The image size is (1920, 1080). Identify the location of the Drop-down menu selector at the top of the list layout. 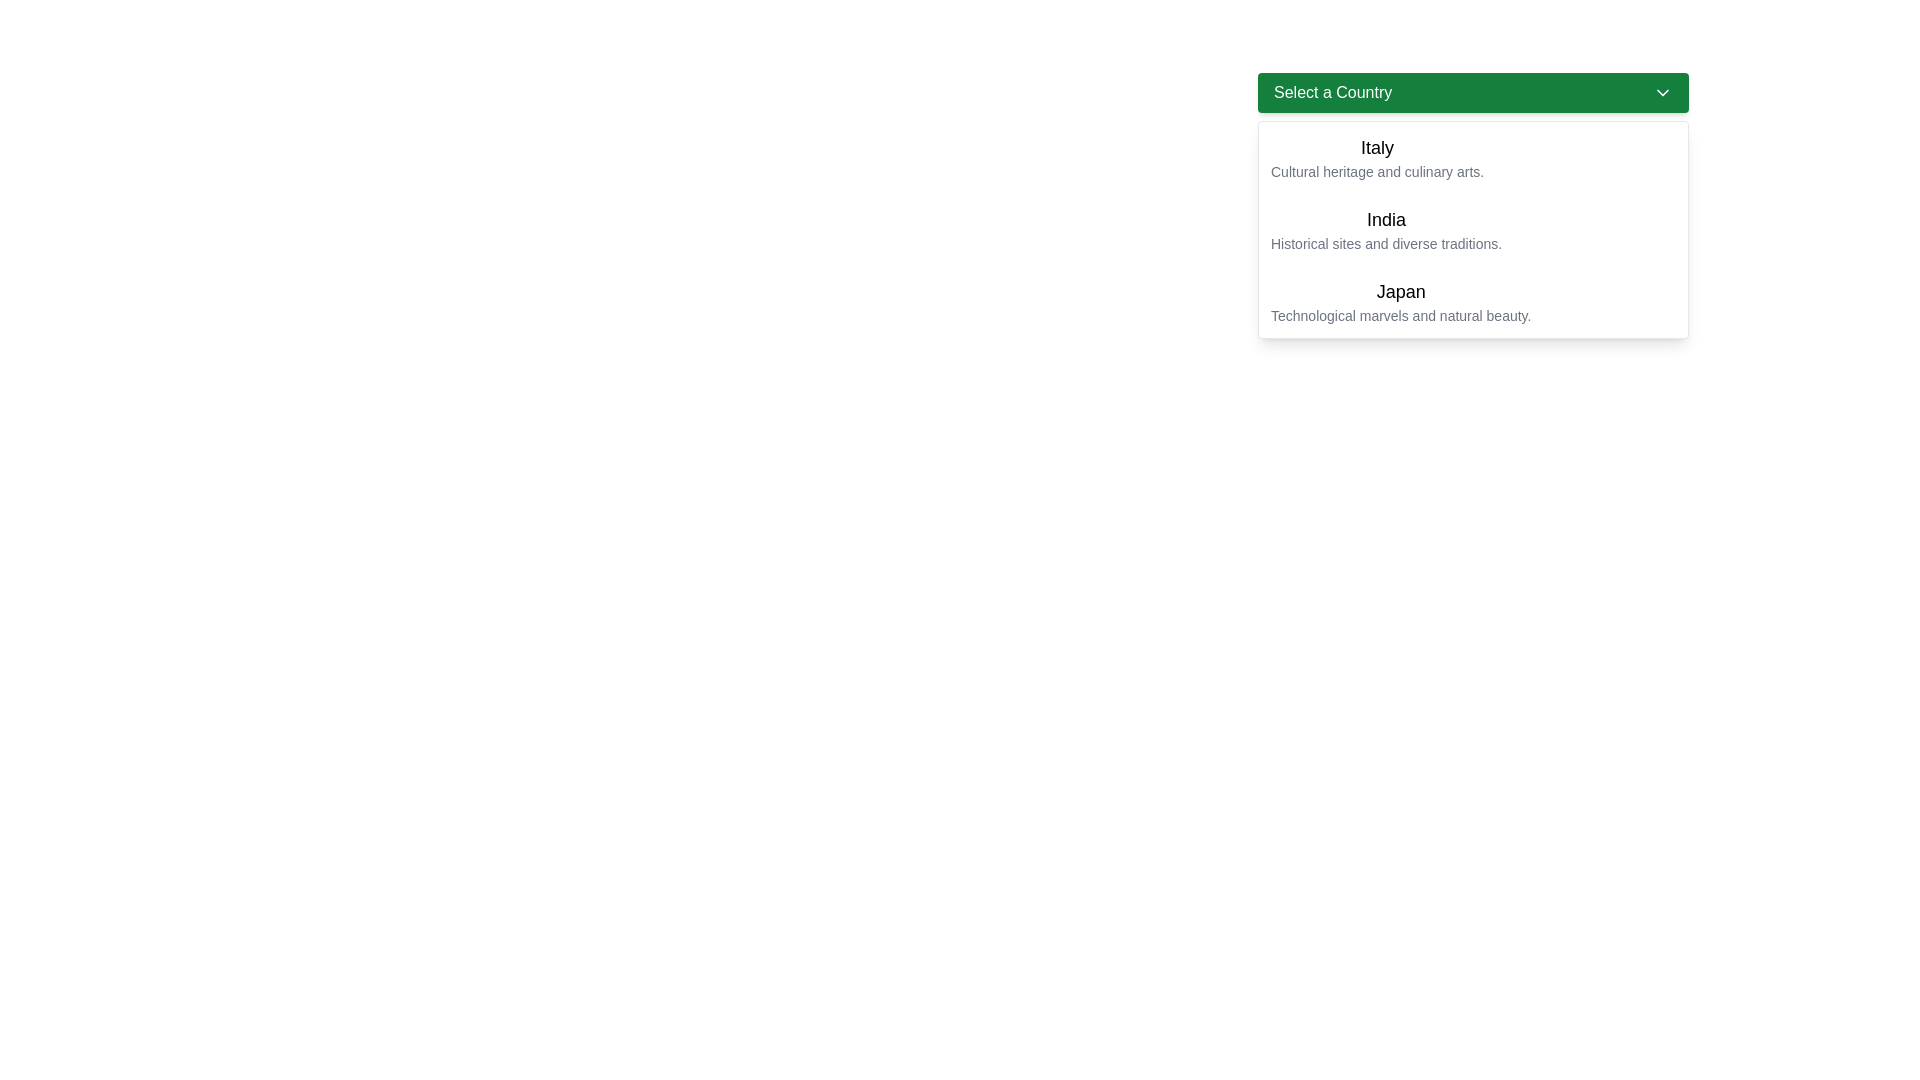
(1473, 111).